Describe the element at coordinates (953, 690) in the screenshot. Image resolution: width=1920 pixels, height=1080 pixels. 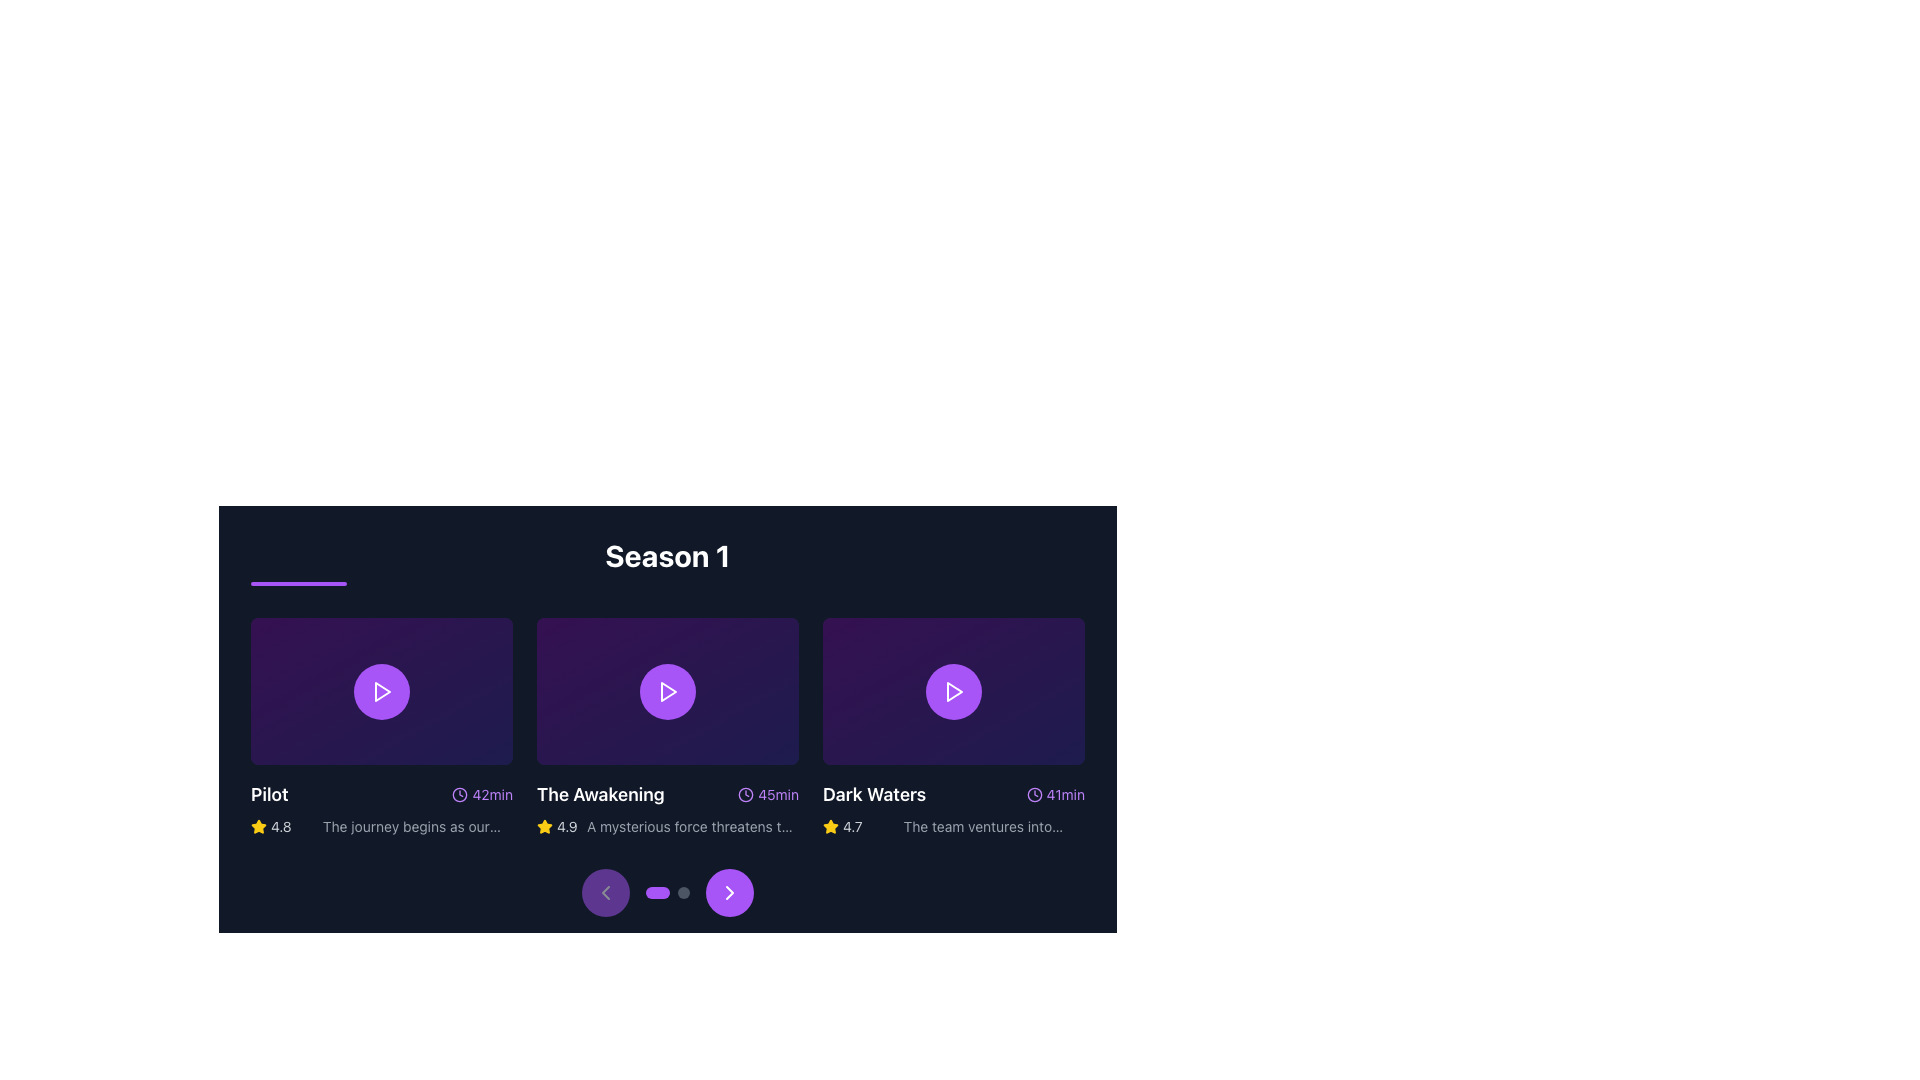
I see `the triangular play button icon located in the third card under the 'Season 1' header` at that location.